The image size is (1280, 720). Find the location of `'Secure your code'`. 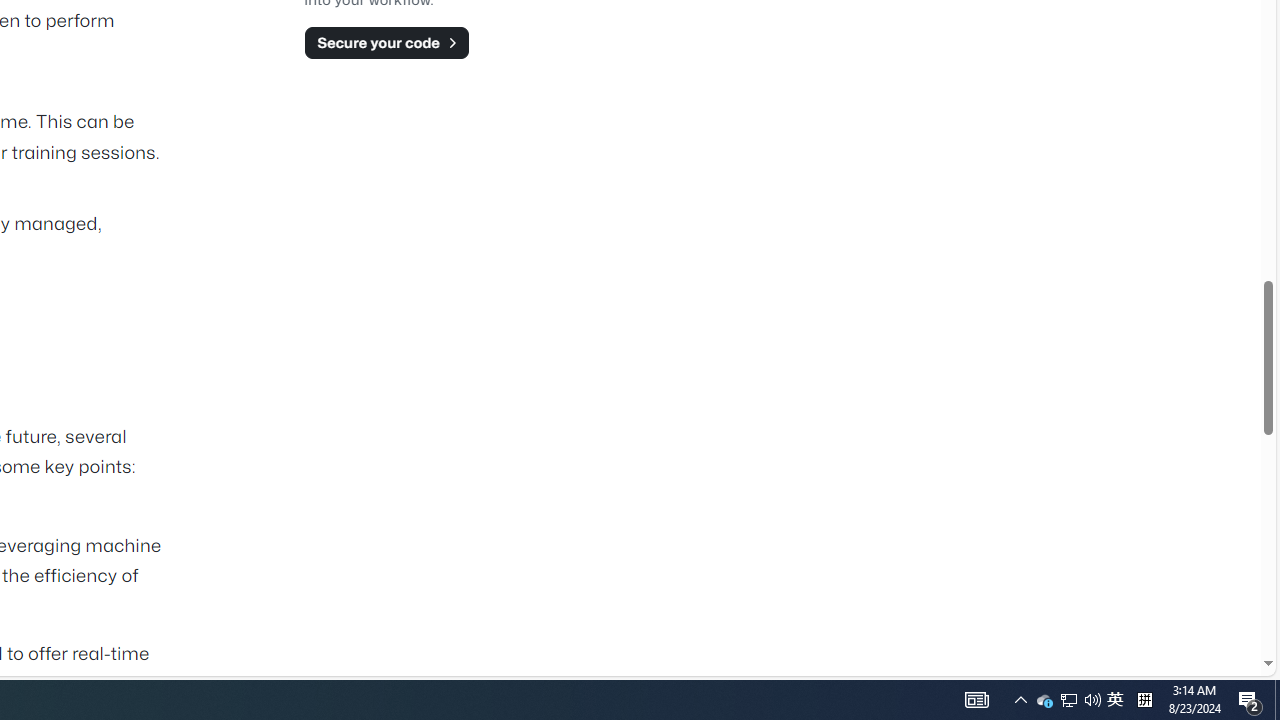

'Secure your code' is located at coordinates (386, 42).